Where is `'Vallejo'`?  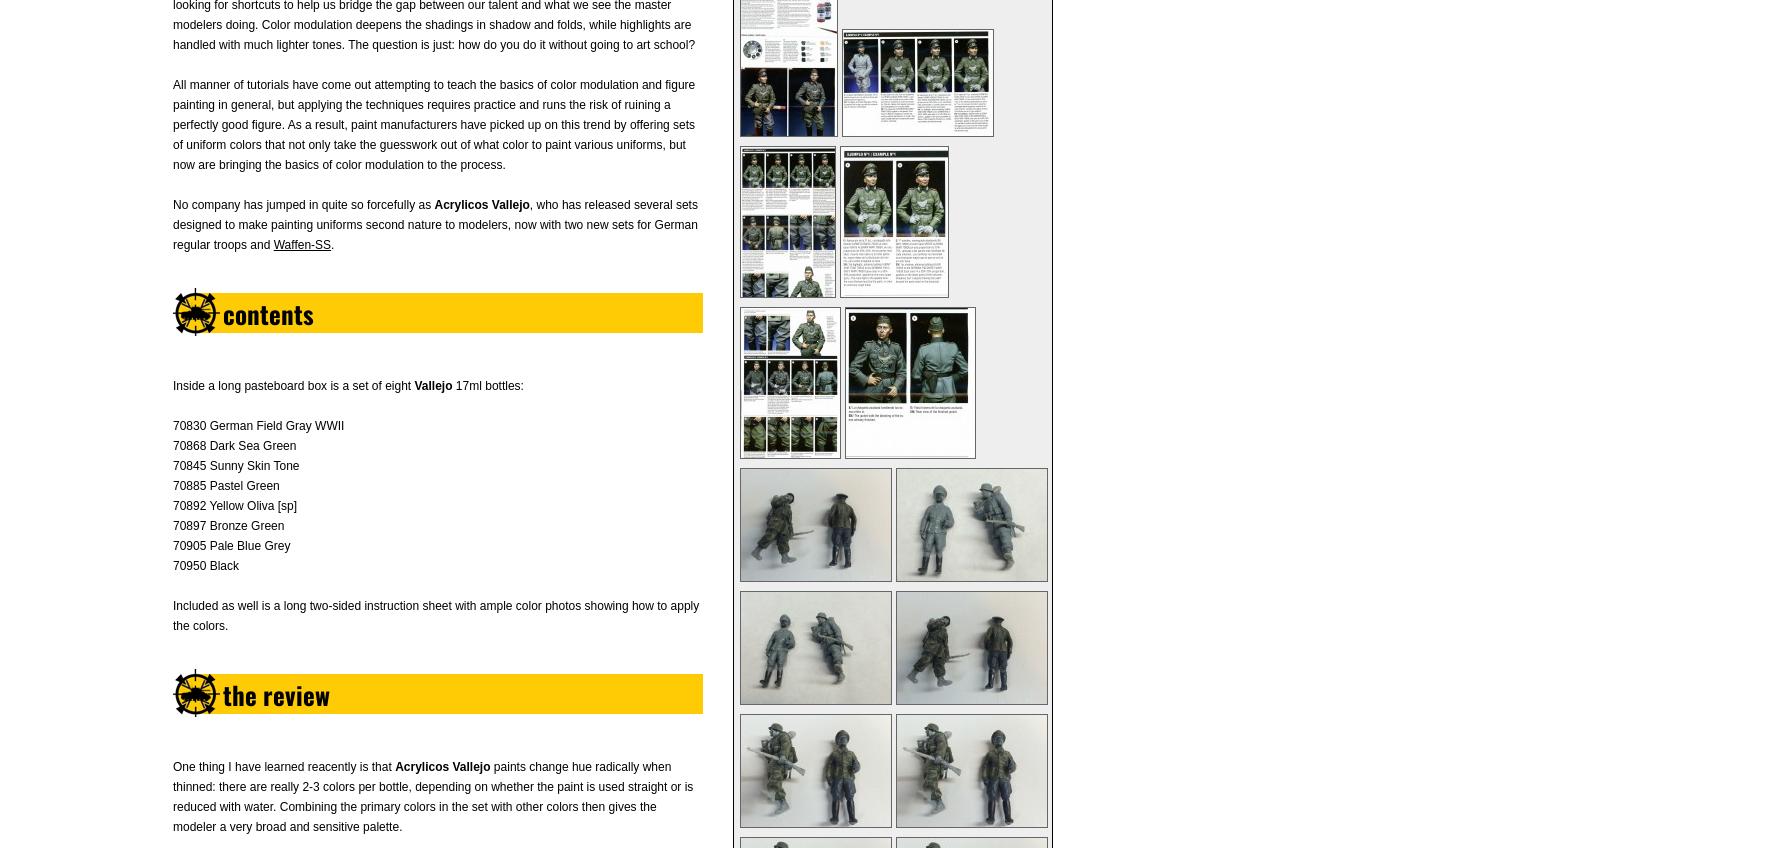
'Vallejo' is located at coordinates (432, 386).